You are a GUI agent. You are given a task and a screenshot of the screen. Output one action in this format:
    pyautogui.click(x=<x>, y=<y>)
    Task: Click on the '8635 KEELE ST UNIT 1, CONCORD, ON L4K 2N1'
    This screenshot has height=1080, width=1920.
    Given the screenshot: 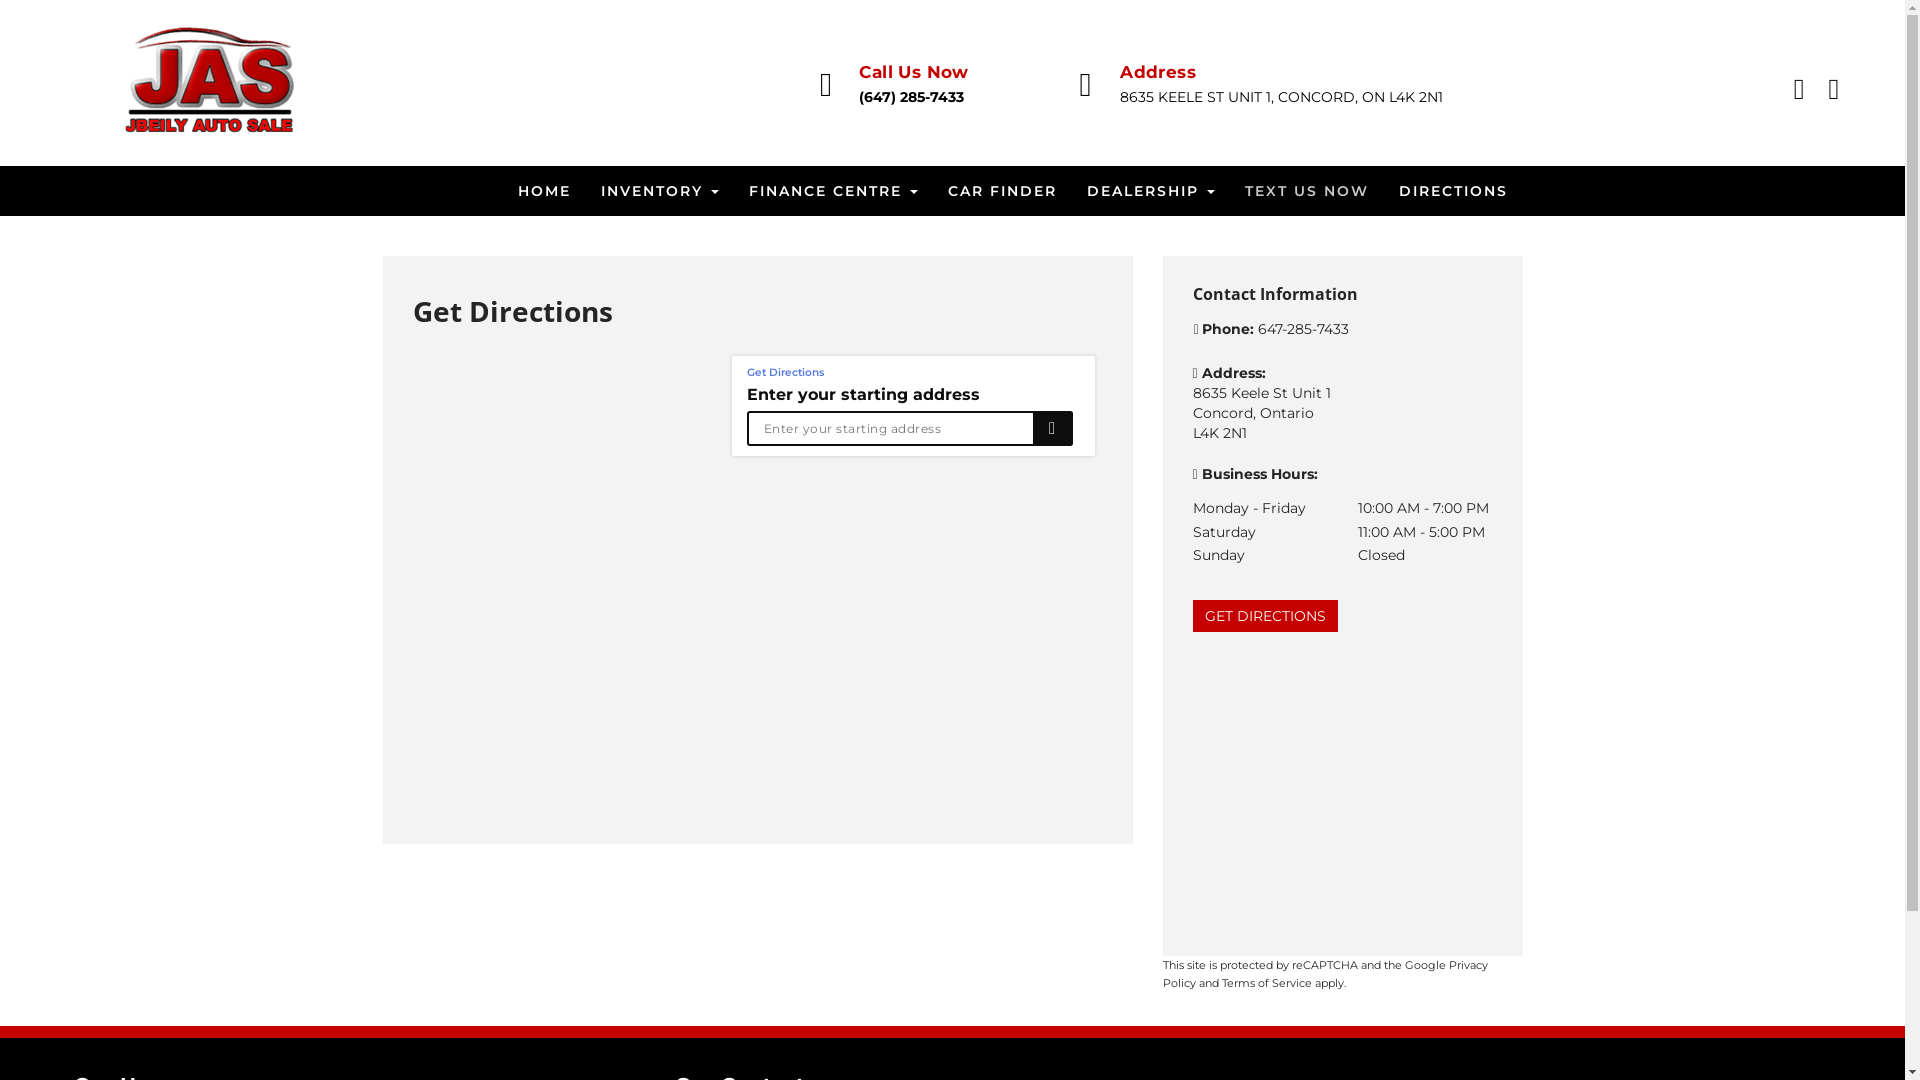 What is the action you would take?
    pyautogui.click(x=1281, y=96)
    